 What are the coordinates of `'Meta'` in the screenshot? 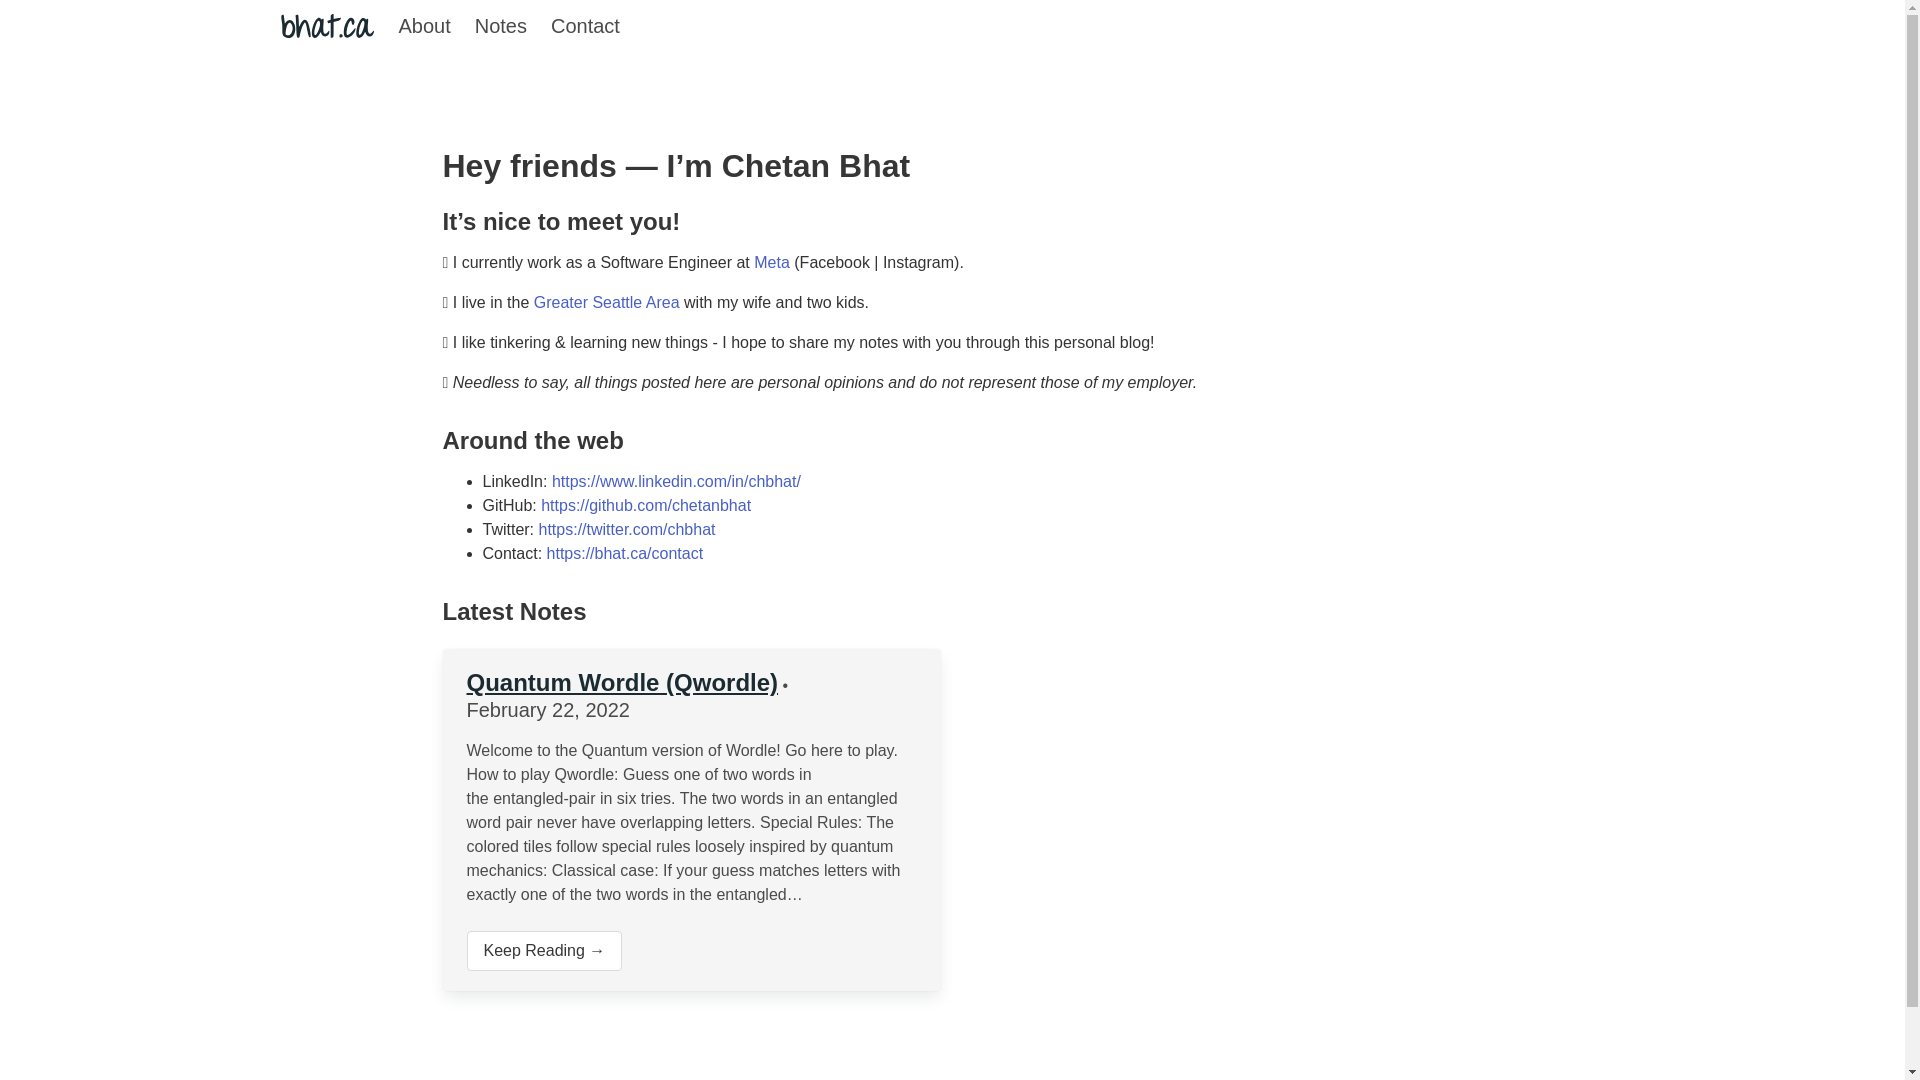 It's located at (772, 261).